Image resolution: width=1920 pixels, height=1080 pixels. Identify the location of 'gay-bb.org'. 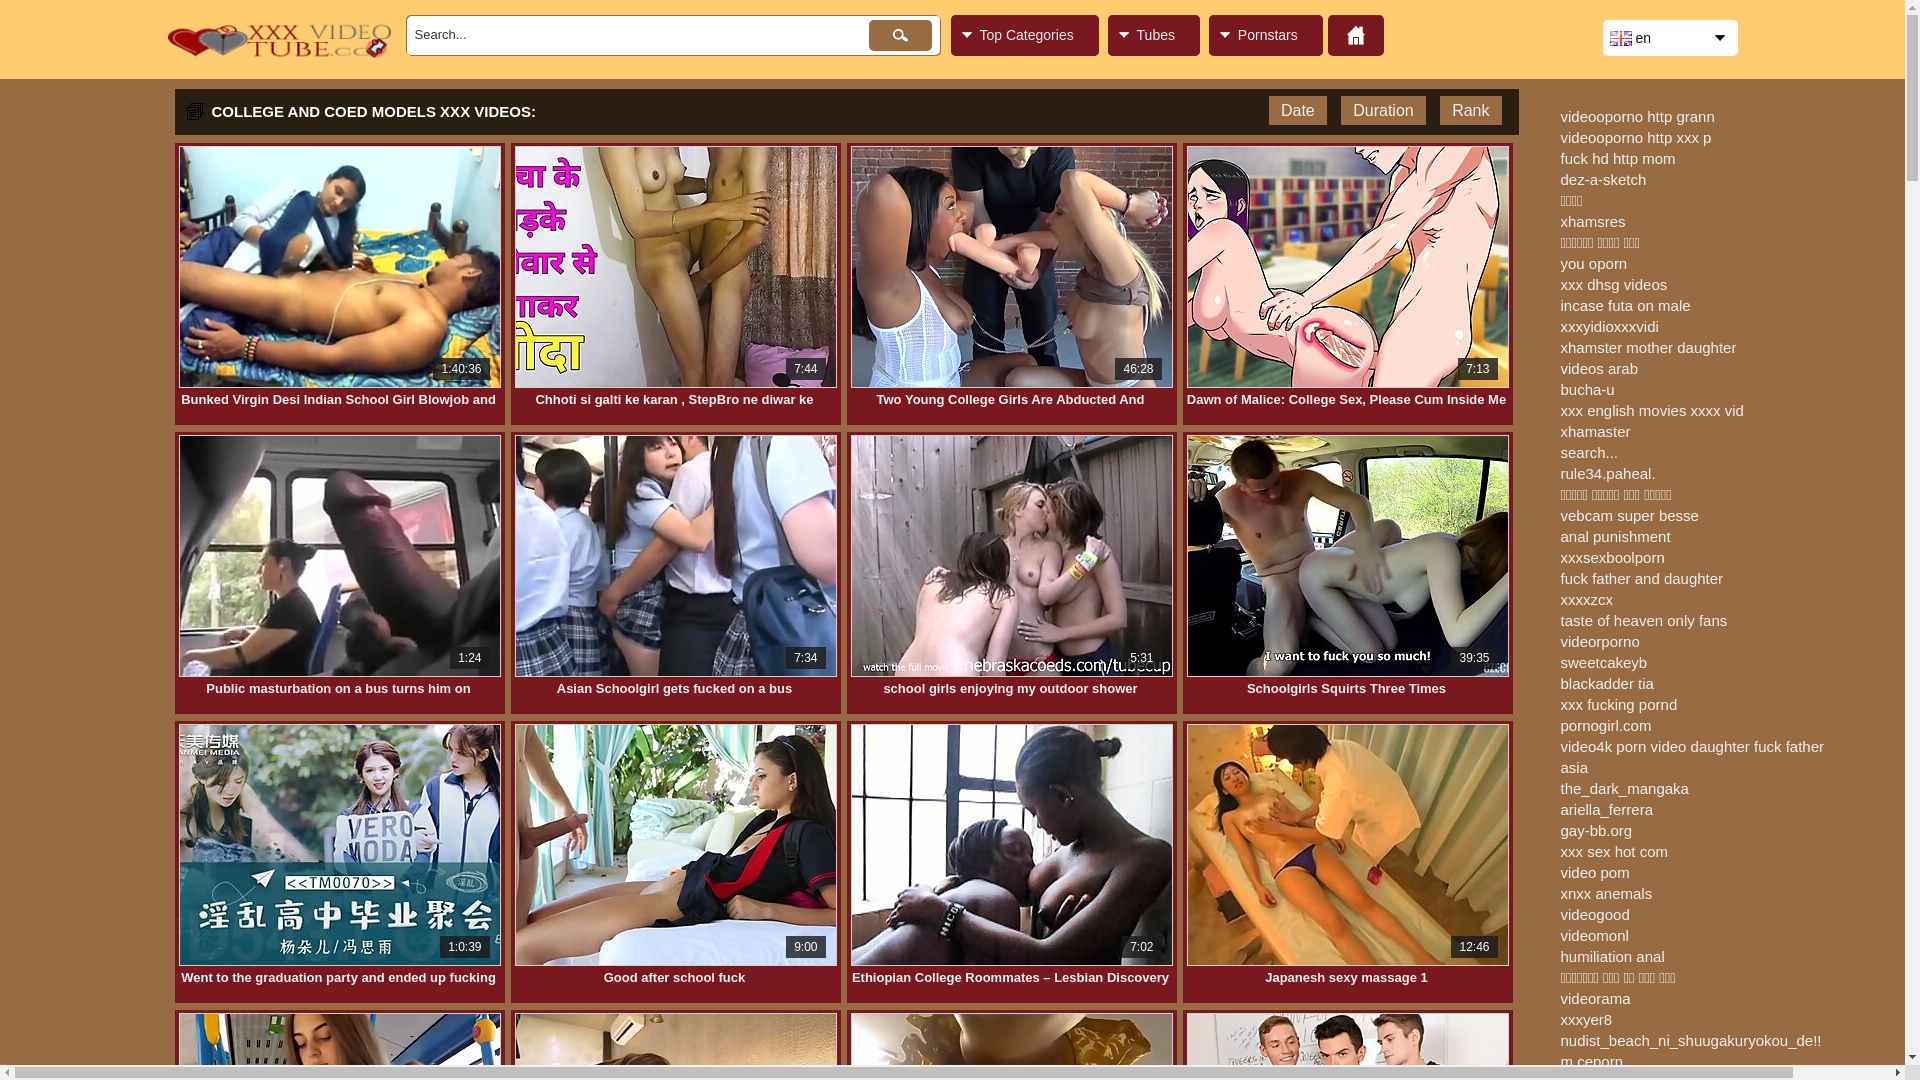
(1595, 830).